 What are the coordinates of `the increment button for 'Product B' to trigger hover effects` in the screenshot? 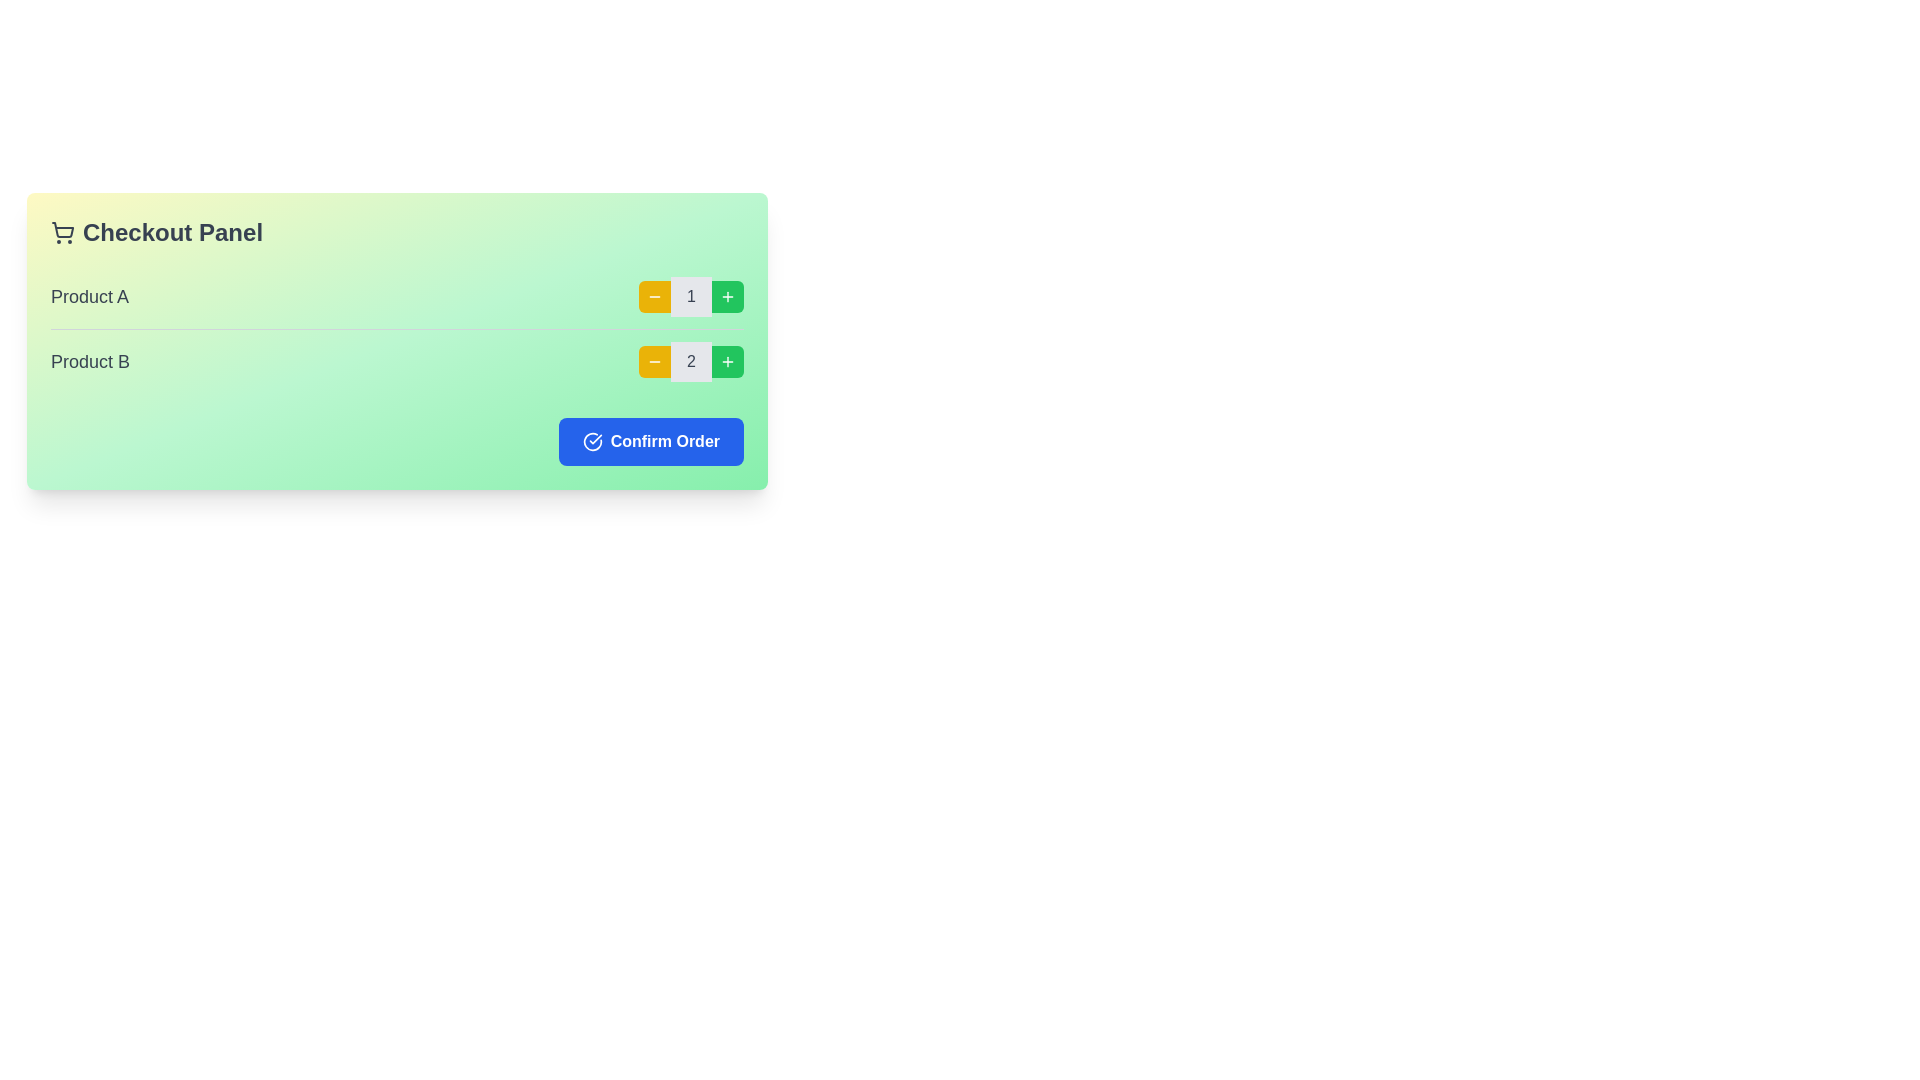 It's located at (727, 362).